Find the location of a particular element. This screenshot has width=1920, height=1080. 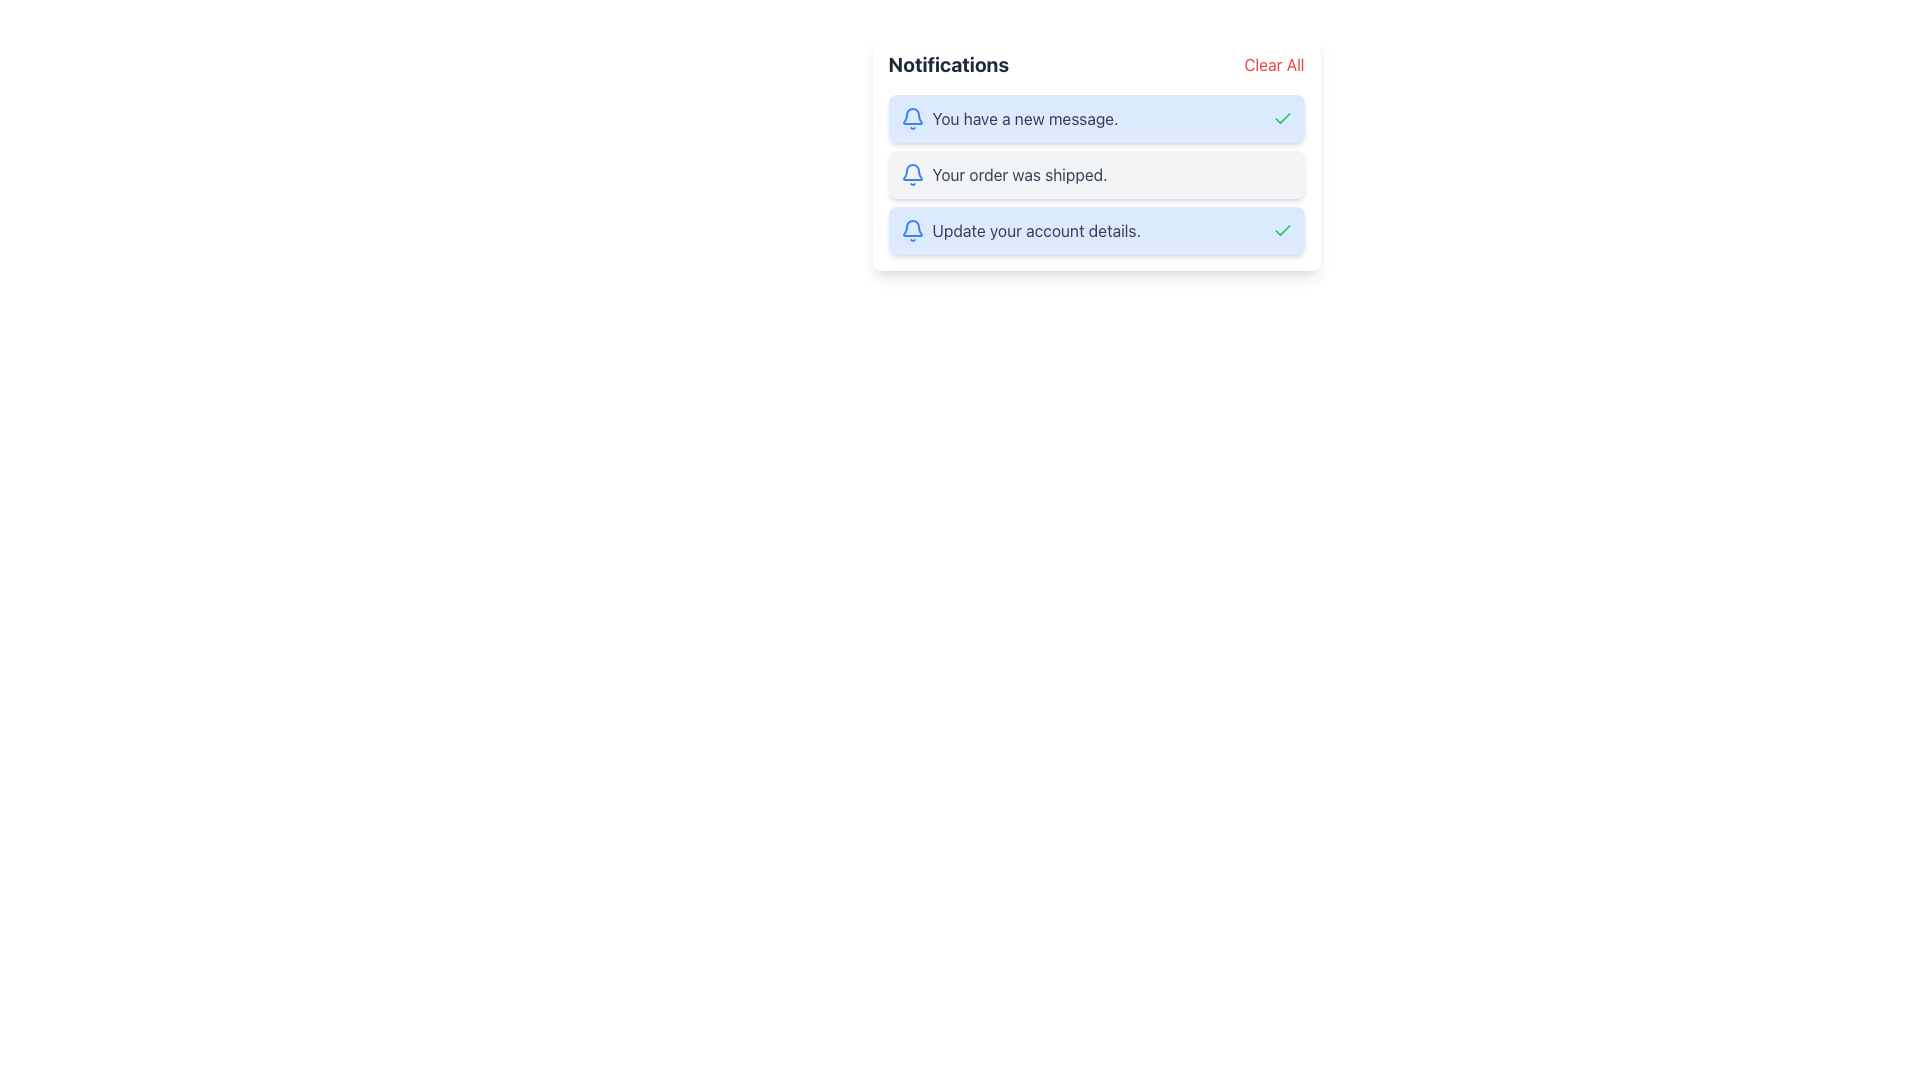

the lower part of the blue bell-shaped SVG icon within the notification panel, located adjacent to the 'Notifications' text is located at coordinates (911, 171).